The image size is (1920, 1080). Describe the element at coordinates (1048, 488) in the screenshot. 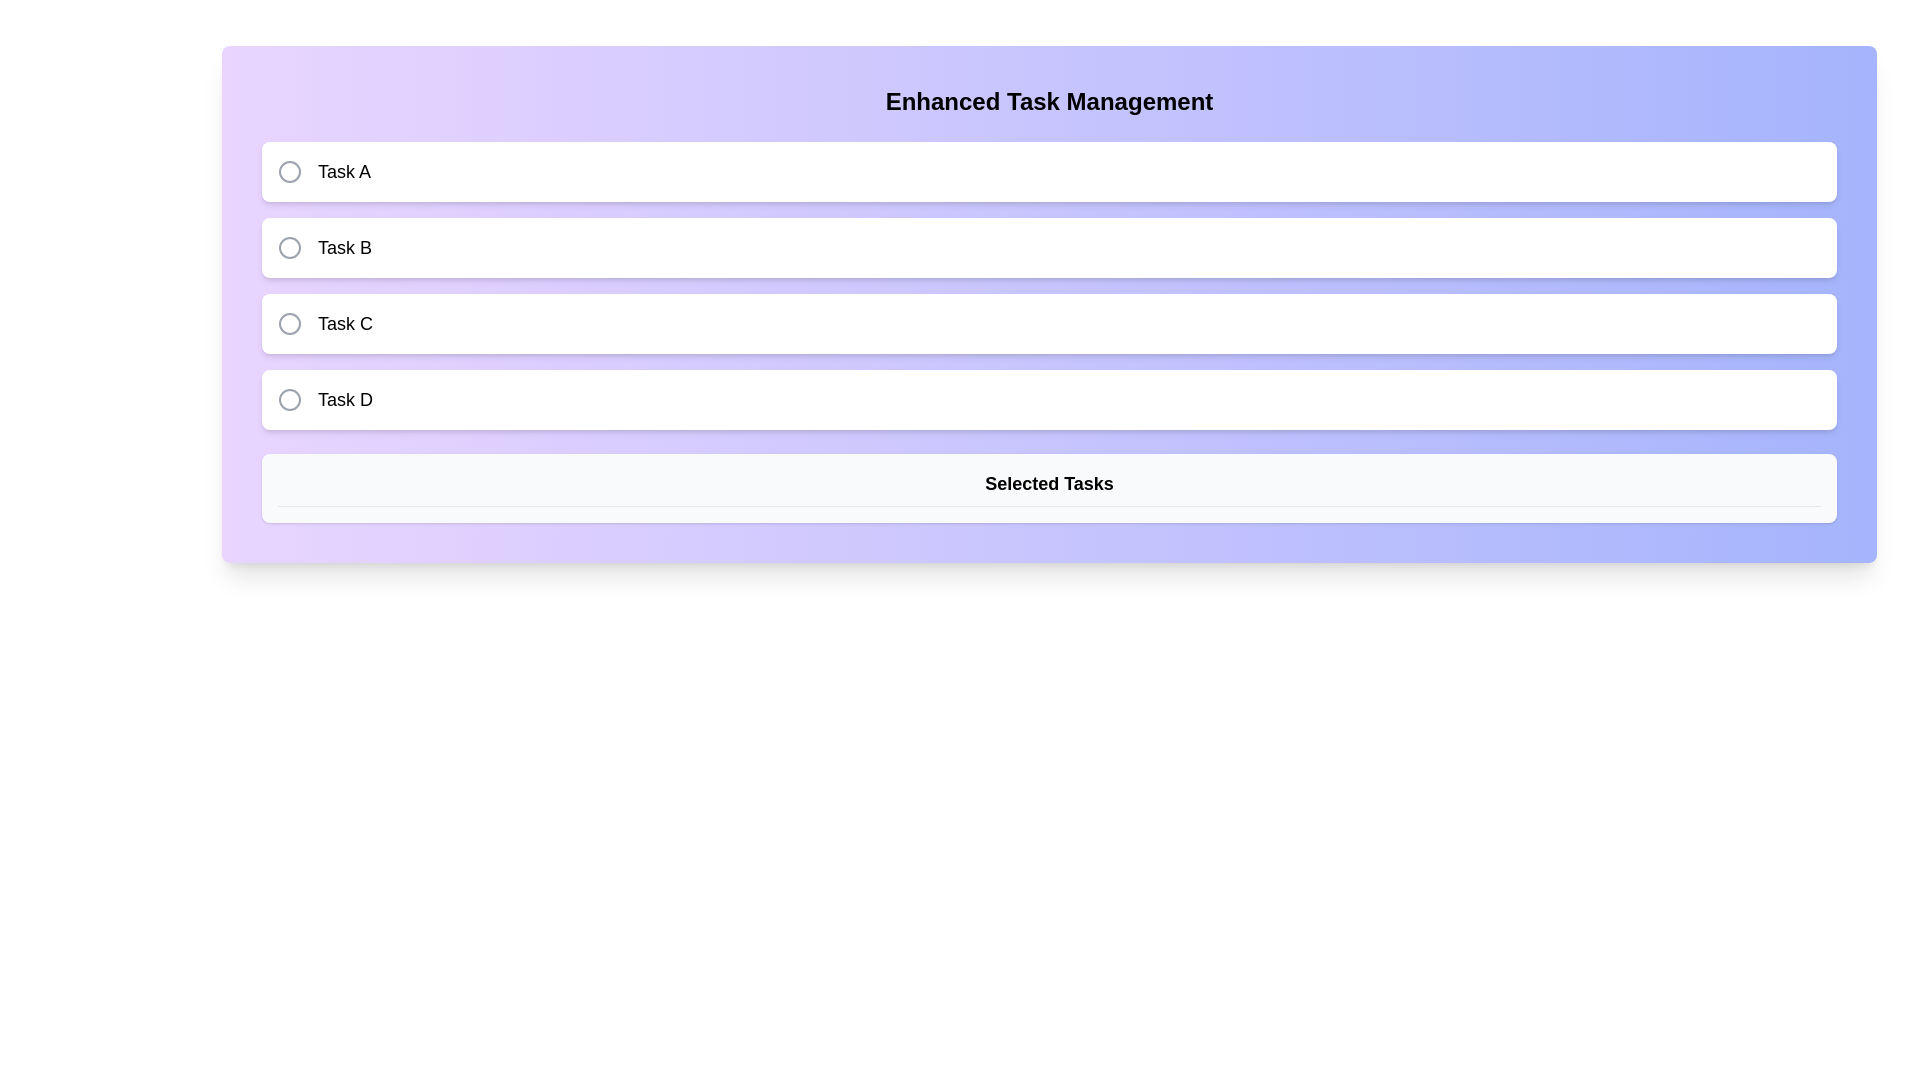

I see `the information in the 'Selected Tasks' label, which is a rectangular box with a light gray background and bold text, located at the bottom of the 'Enhanced Task Management' section` at that location.